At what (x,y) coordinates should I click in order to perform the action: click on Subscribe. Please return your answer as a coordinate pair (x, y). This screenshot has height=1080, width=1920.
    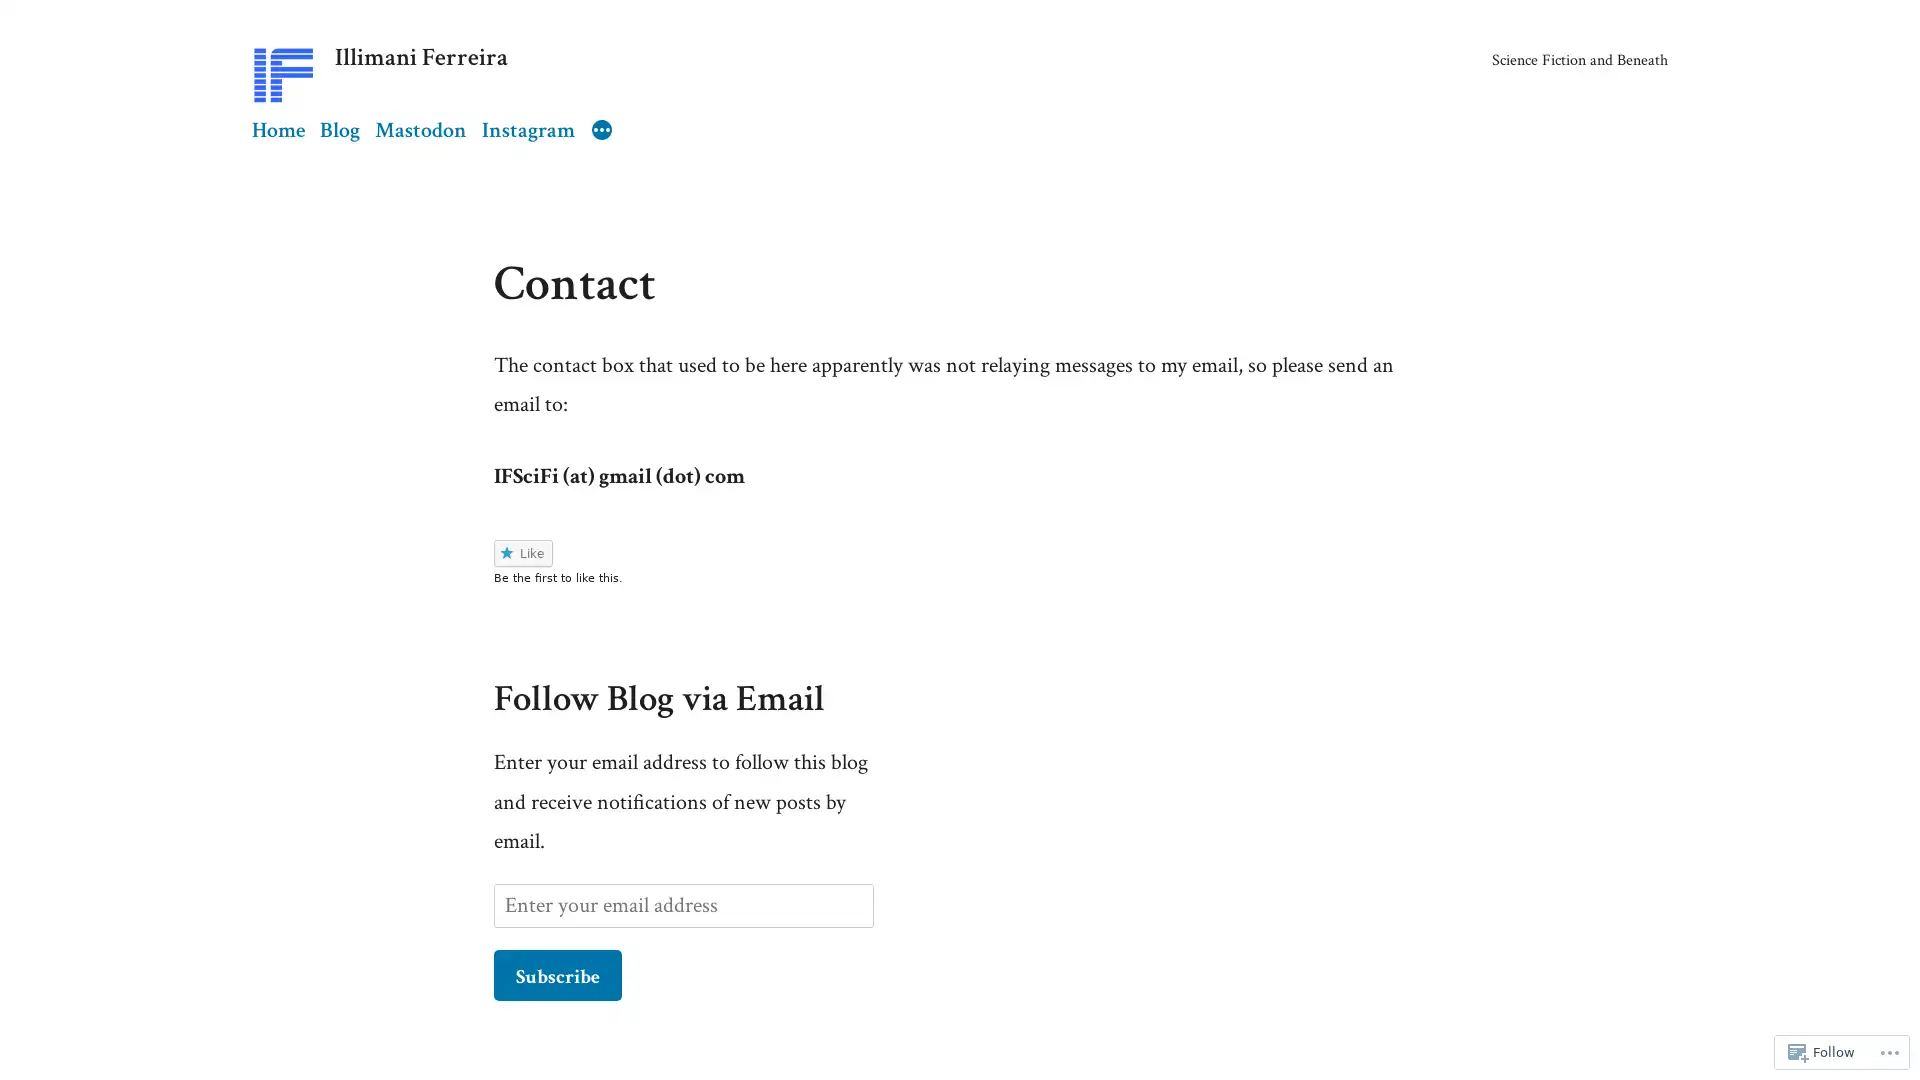
    Looking at the image, I should click on (557, 973).